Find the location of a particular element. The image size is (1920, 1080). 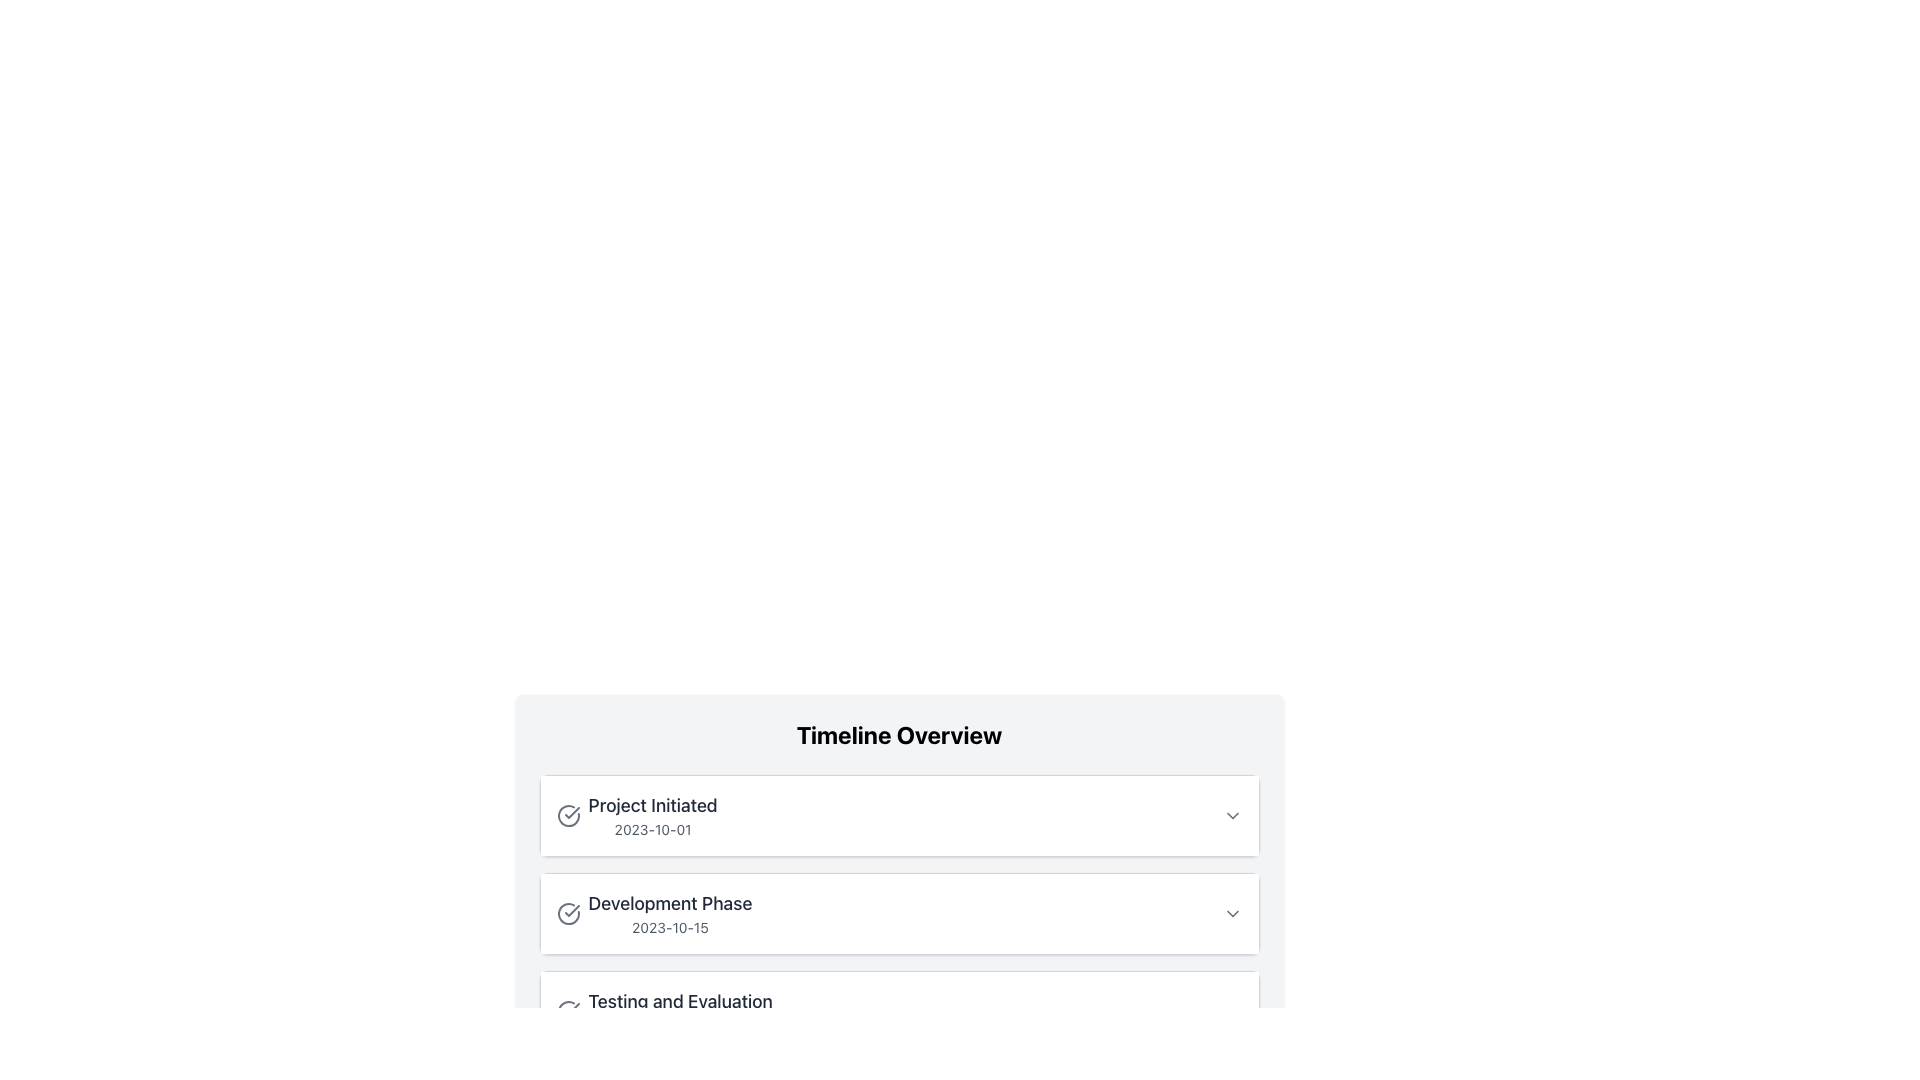

second item in the timeline interface, which represents the milestone titled 'Development Phase' with the date '2023-10-15' is located at coordinates (898, 914).